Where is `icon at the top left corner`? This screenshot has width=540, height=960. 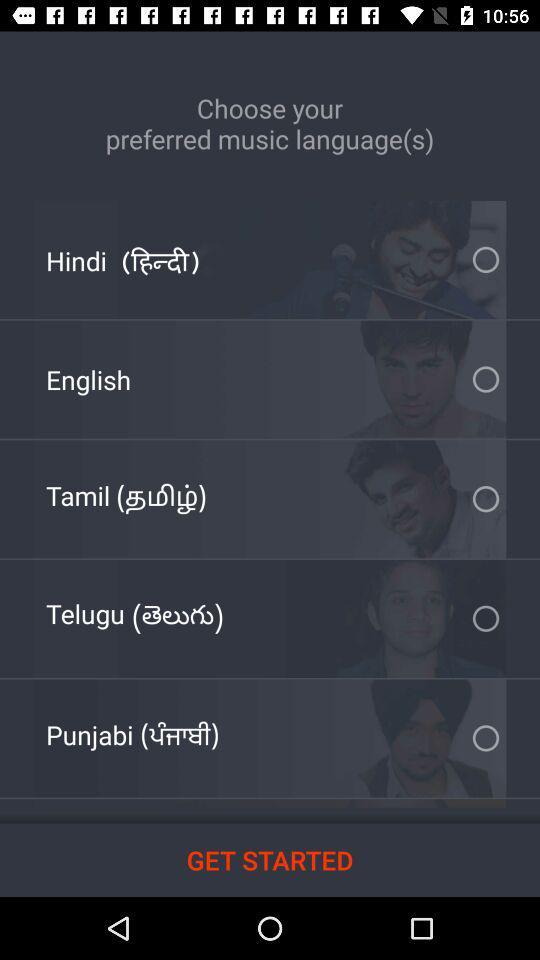
icon at the top left corner is located at coordinates (123, 259).